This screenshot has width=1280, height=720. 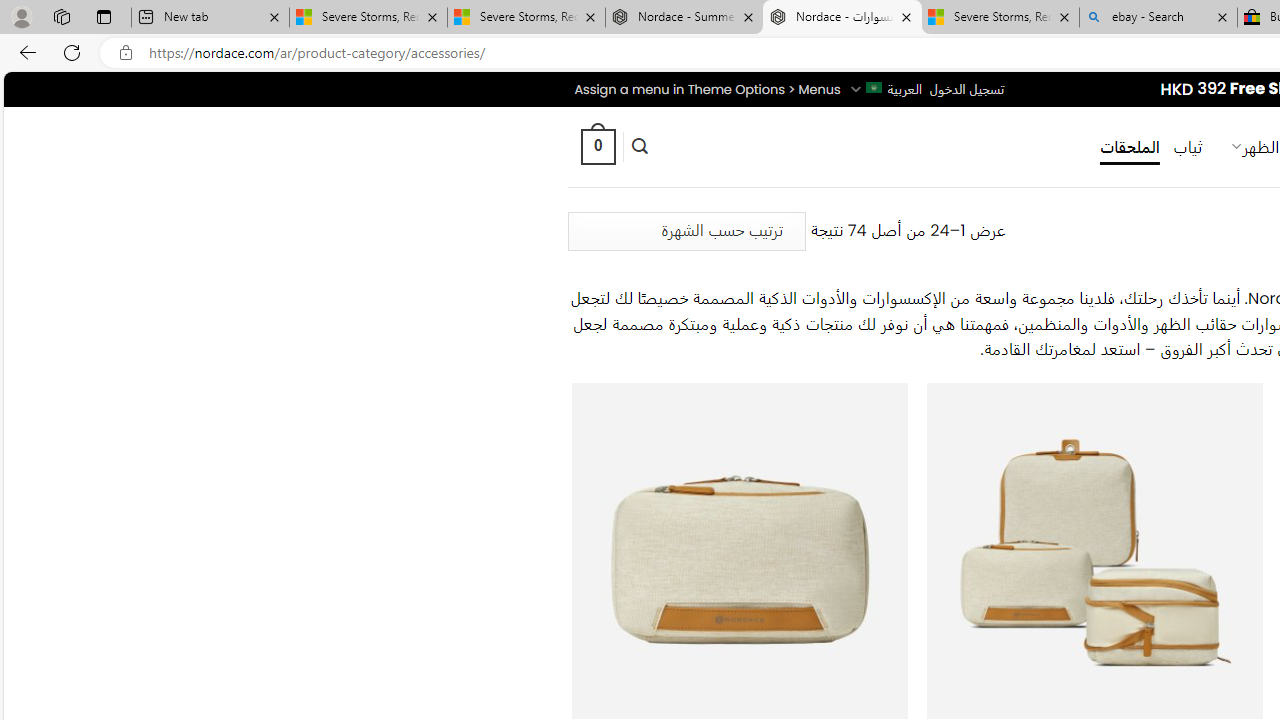 I want to click on 'ebay - Search', so click(x=1158, y=17).